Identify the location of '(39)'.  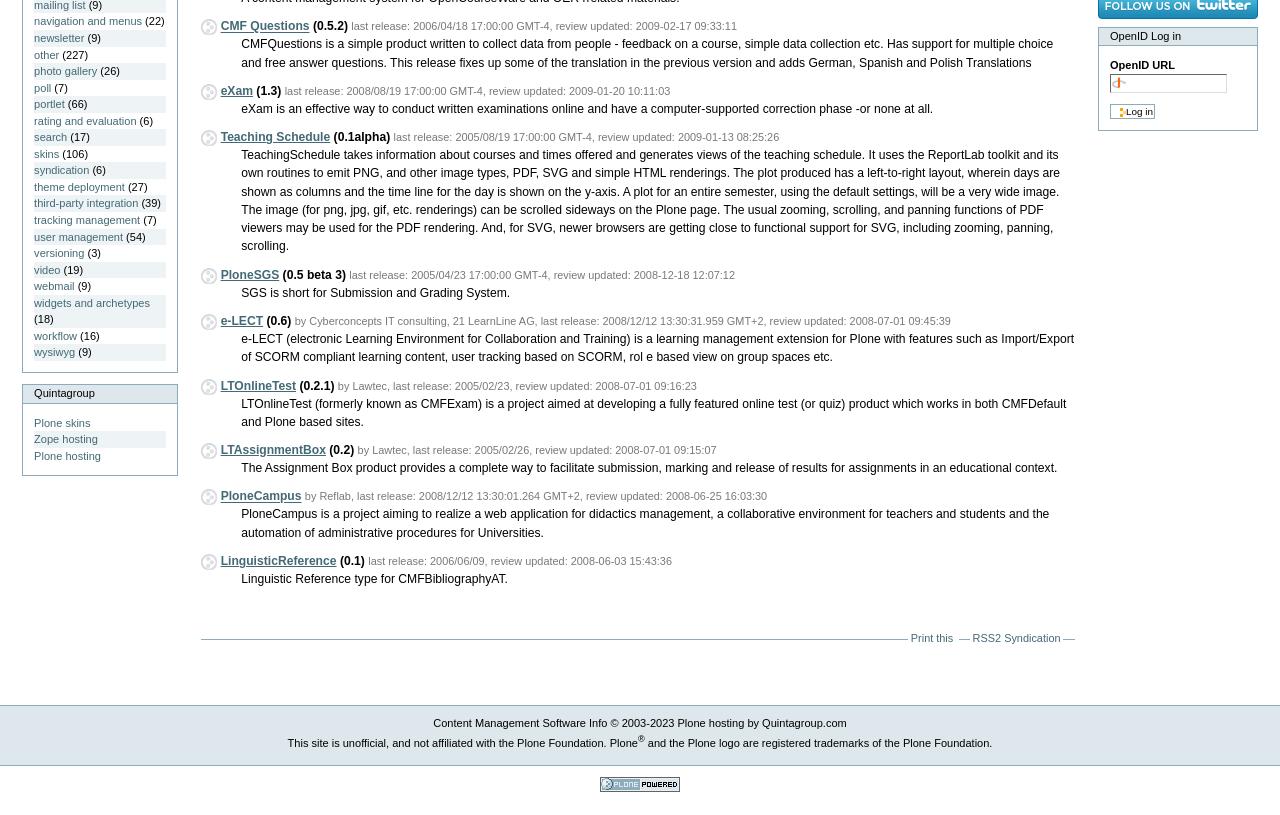
(148, 203).